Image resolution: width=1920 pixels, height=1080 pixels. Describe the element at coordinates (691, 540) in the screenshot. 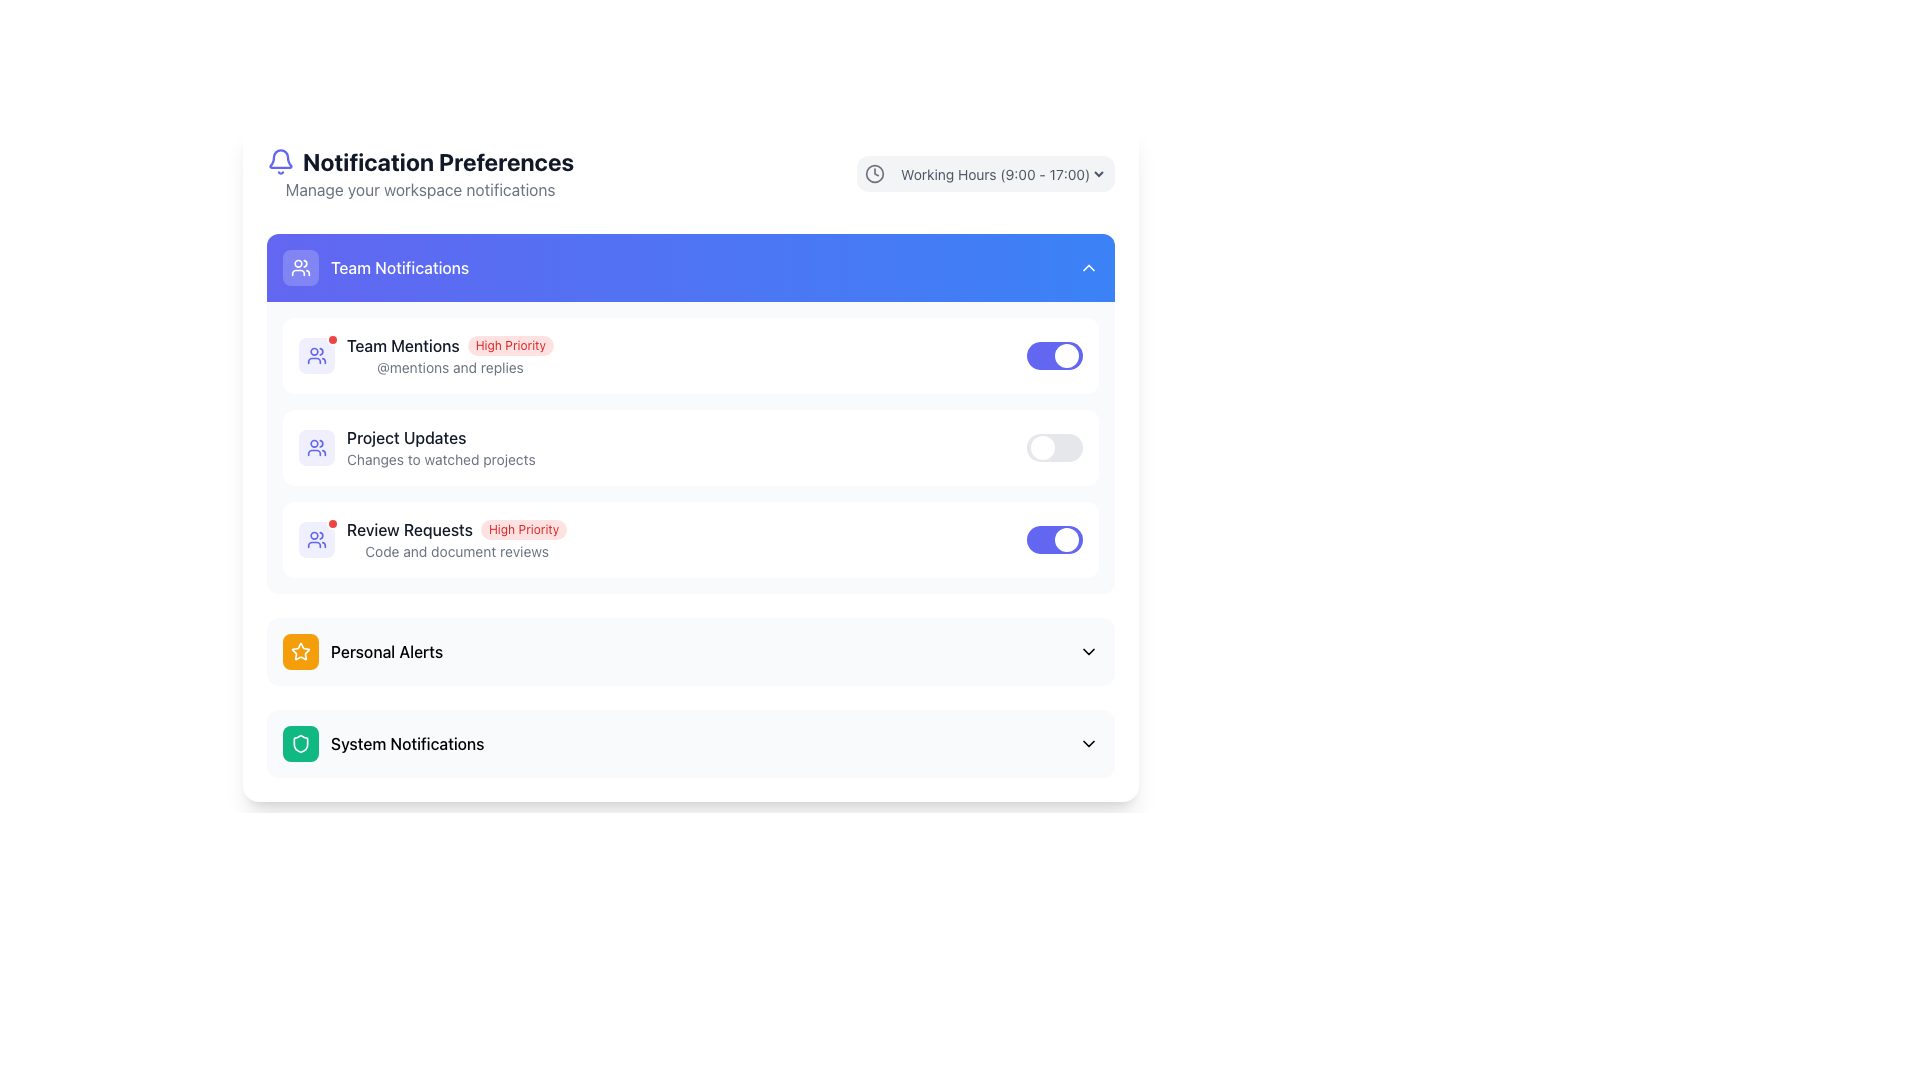

I see `the interactive toggle for the 'Review Requests' notification preference, which is the third entry under the 'Team Notifications' section` at that location.